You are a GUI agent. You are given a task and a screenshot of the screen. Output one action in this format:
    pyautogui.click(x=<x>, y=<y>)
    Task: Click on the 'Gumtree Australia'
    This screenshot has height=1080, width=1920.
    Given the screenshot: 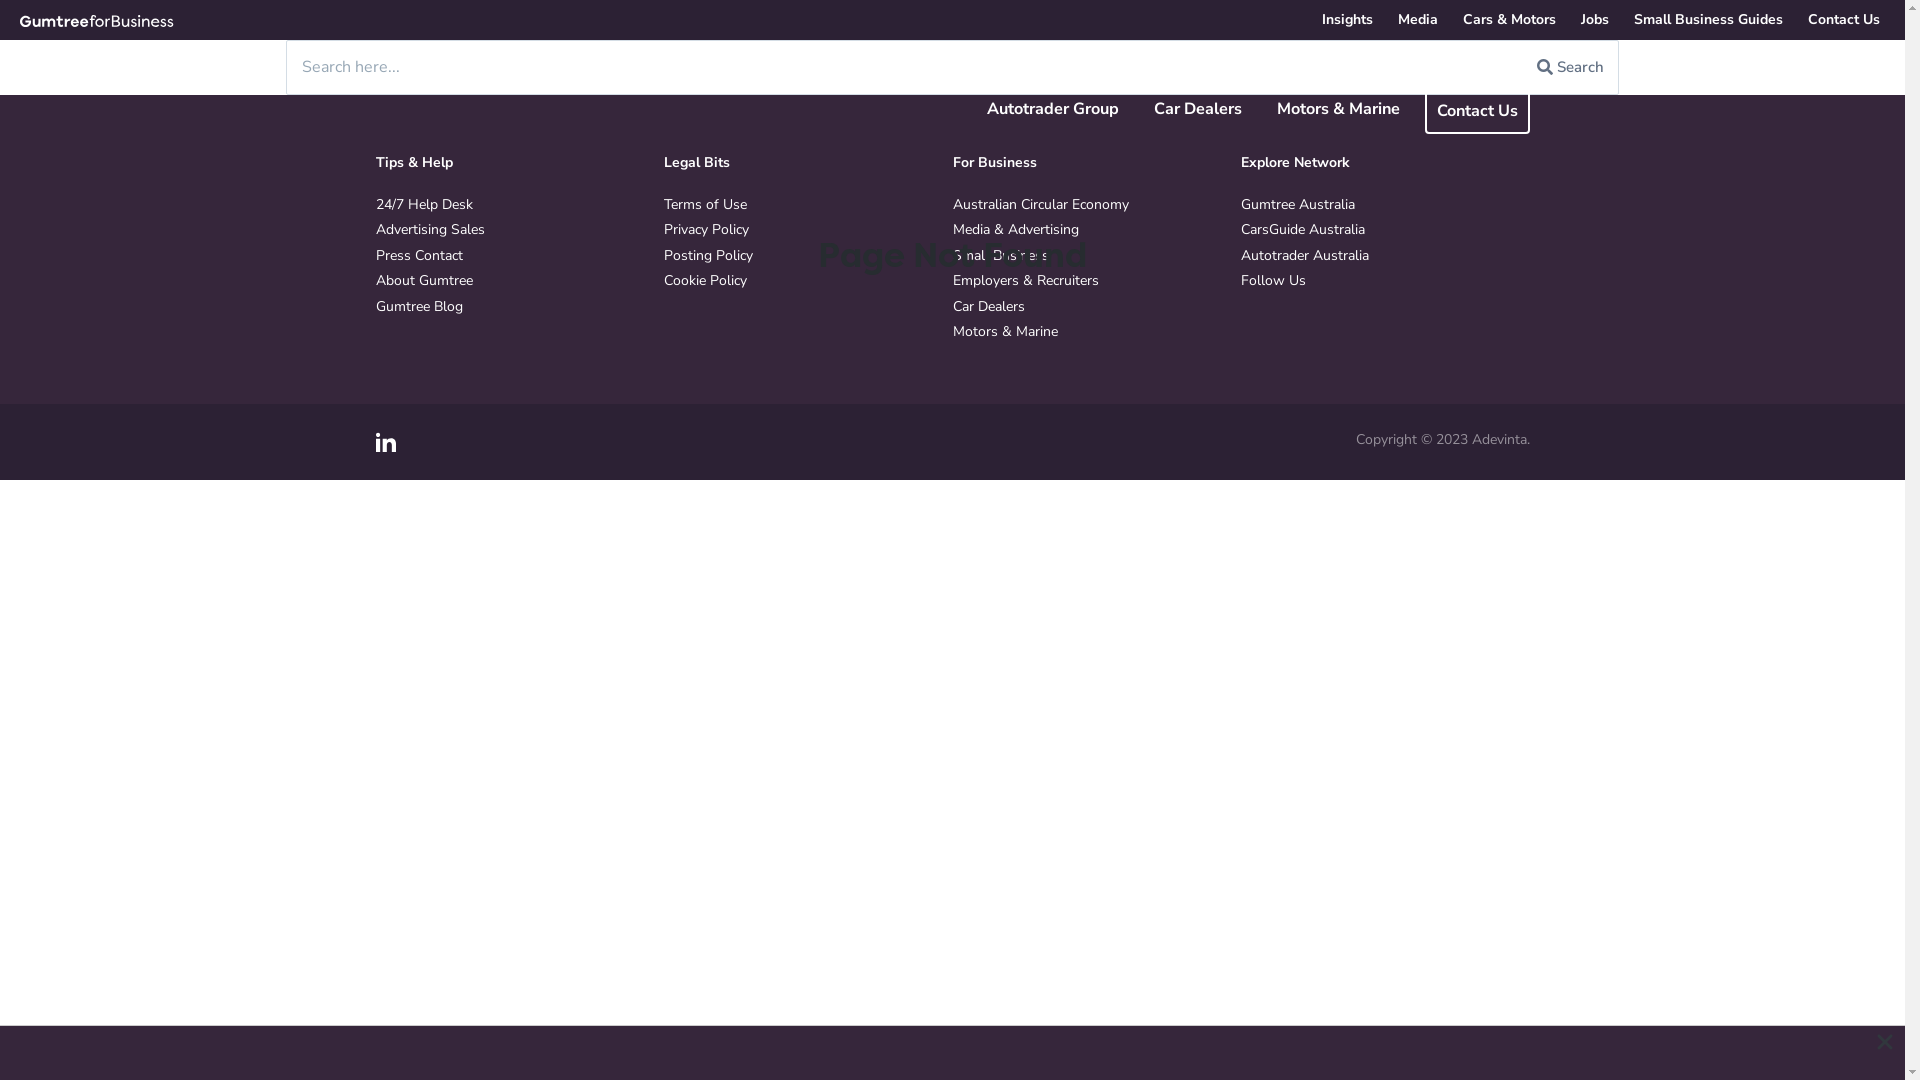 What is the action you would take?
    pyautogui.click(x=1297, y=204)
    